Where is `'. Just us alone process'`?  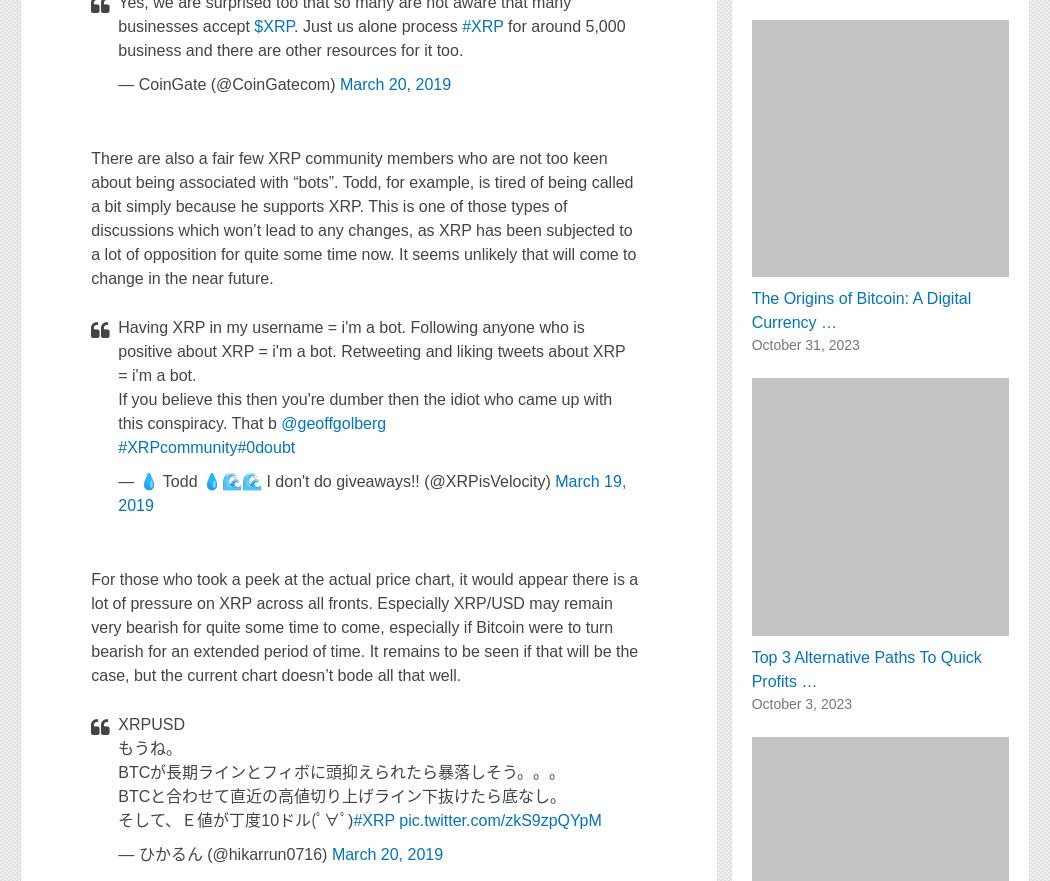 '. Just us alone process' is located at coordinates (378, 25).